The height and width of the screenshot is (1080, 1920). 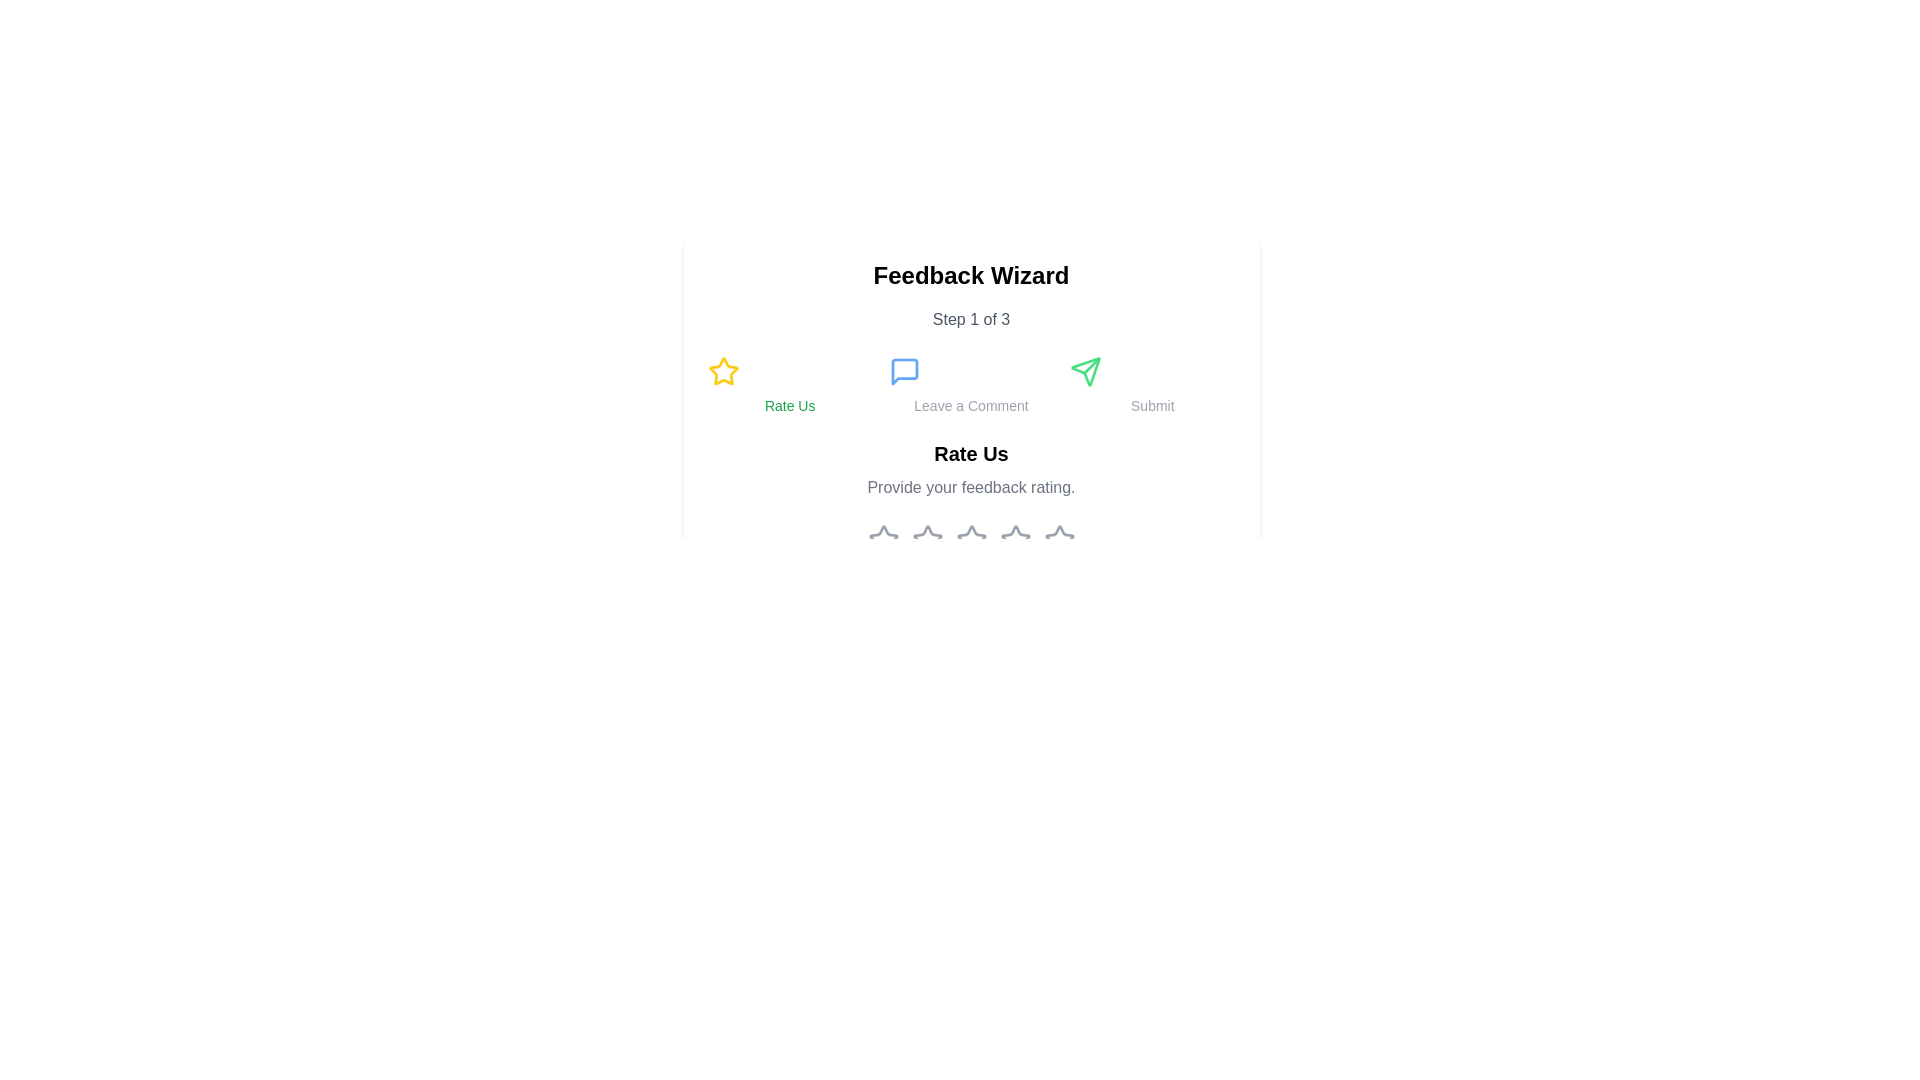 What do you see at coordinates (882, 538) in the screenshot?
I see `over the first star icon in the rating input section` at bounding box center [882, 538].